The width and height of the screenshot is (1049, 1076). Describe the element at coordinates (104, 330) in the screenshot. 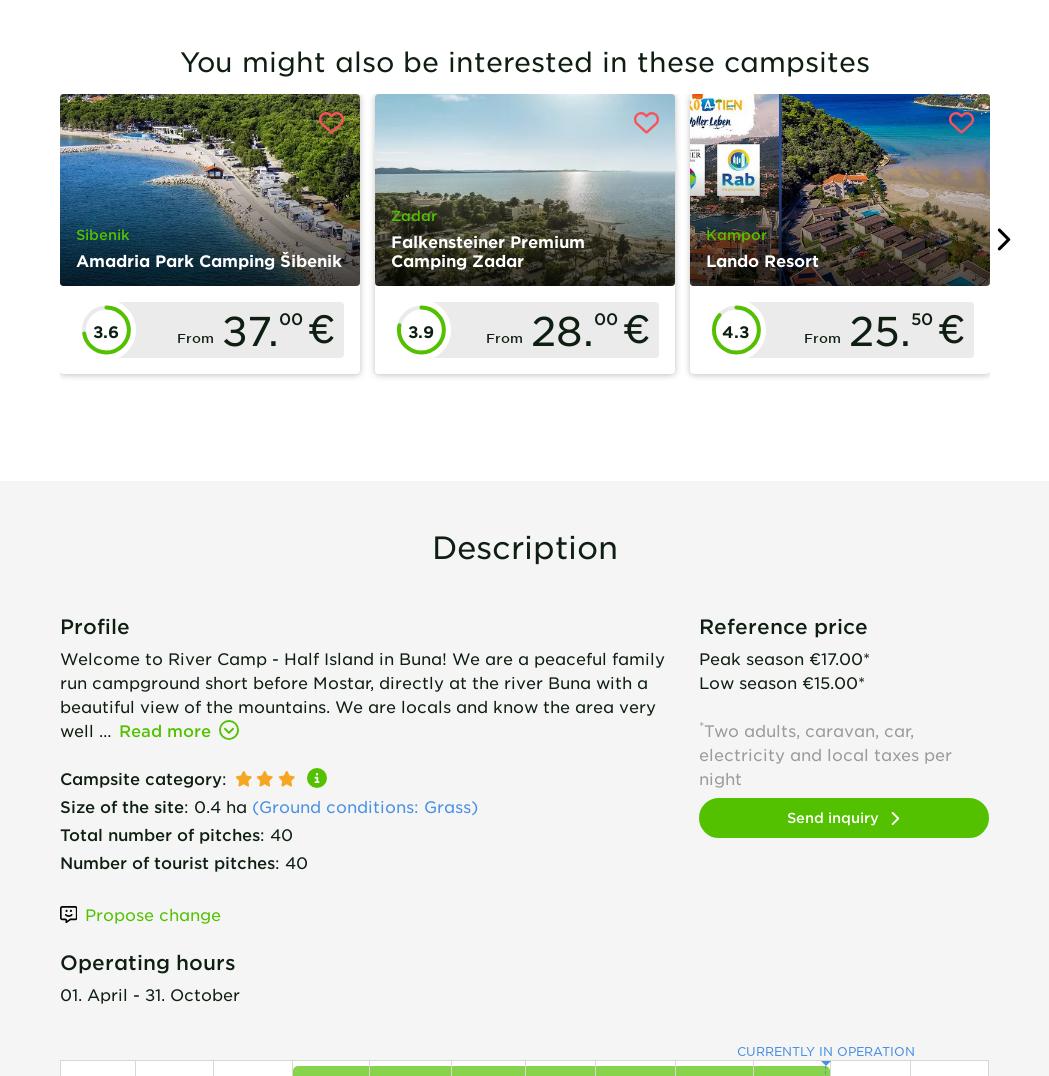

I see `'3.6'` at that location.